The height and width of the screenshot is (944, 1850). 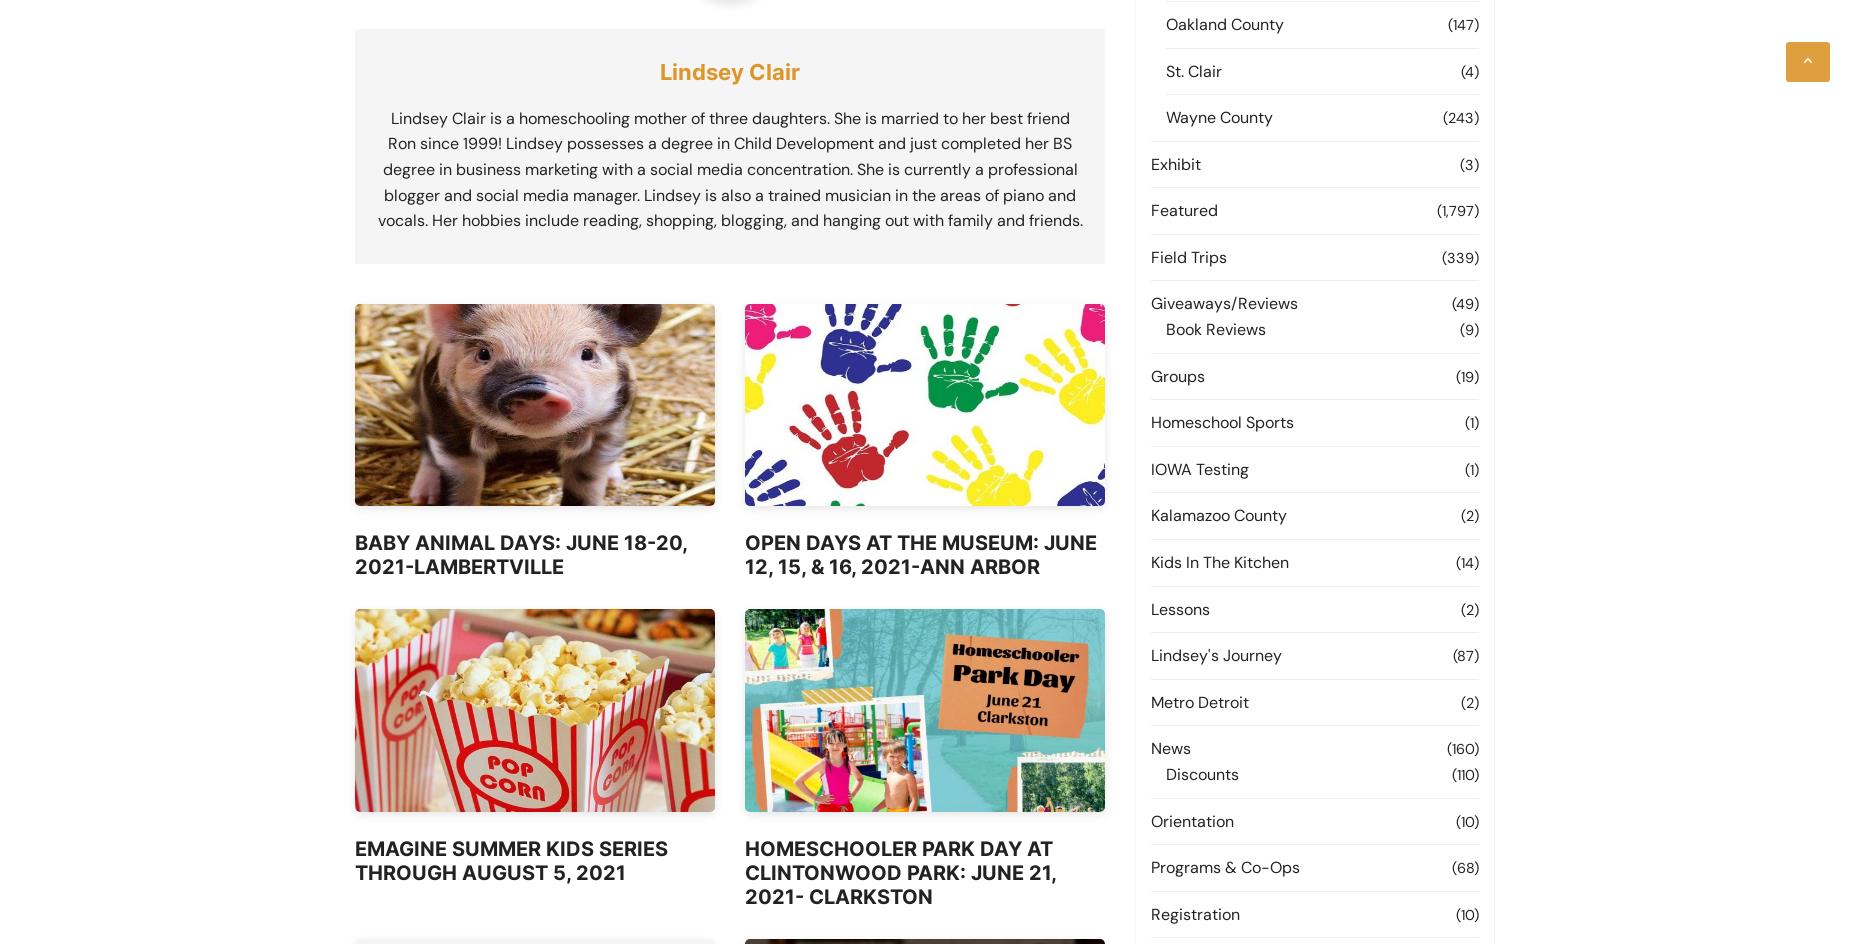 What do you see at coordinates (1179, 608) in the screenshot?
I see `'Lessons'` at bounding box center [1179, 608].